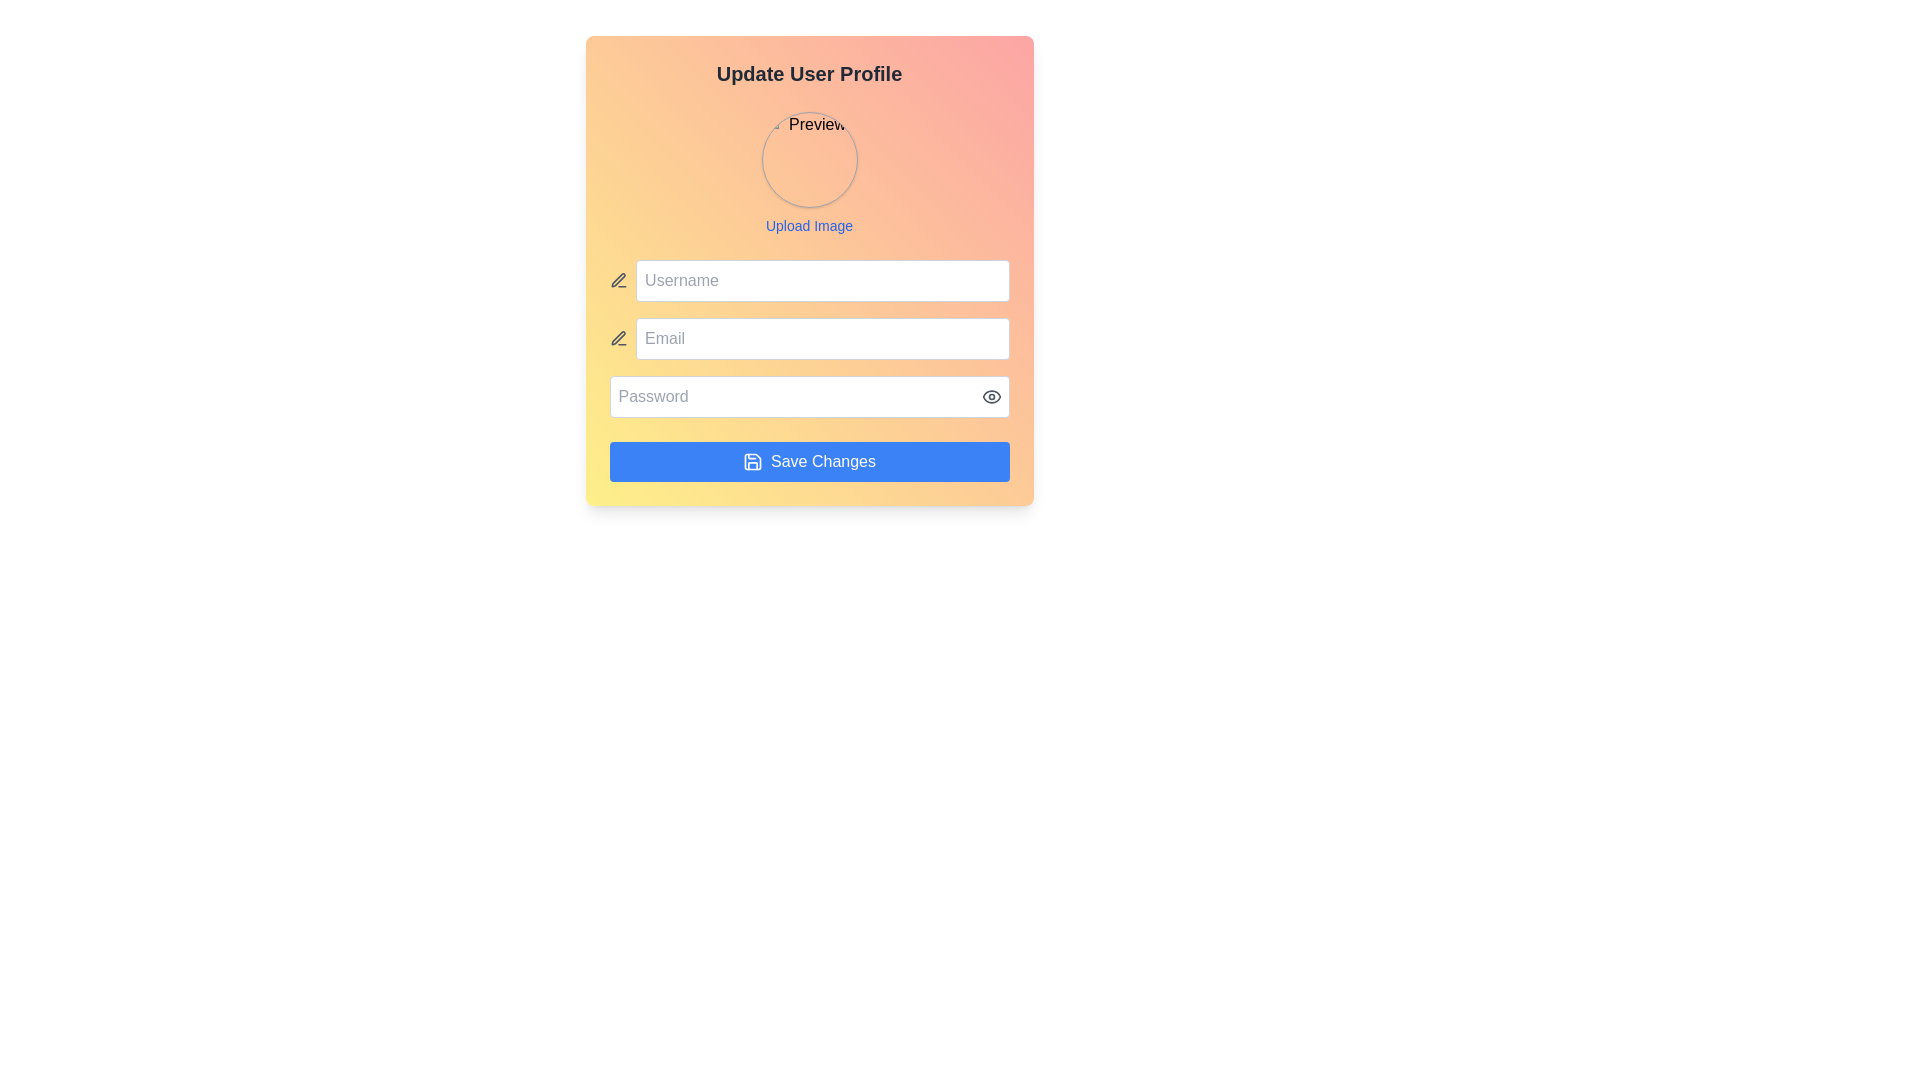  What do you see at coordinates (991, 397) in the screenshot?
I see `the eye-shaped button located on the far right inside the Password input field` at bounding box center [991, 397].